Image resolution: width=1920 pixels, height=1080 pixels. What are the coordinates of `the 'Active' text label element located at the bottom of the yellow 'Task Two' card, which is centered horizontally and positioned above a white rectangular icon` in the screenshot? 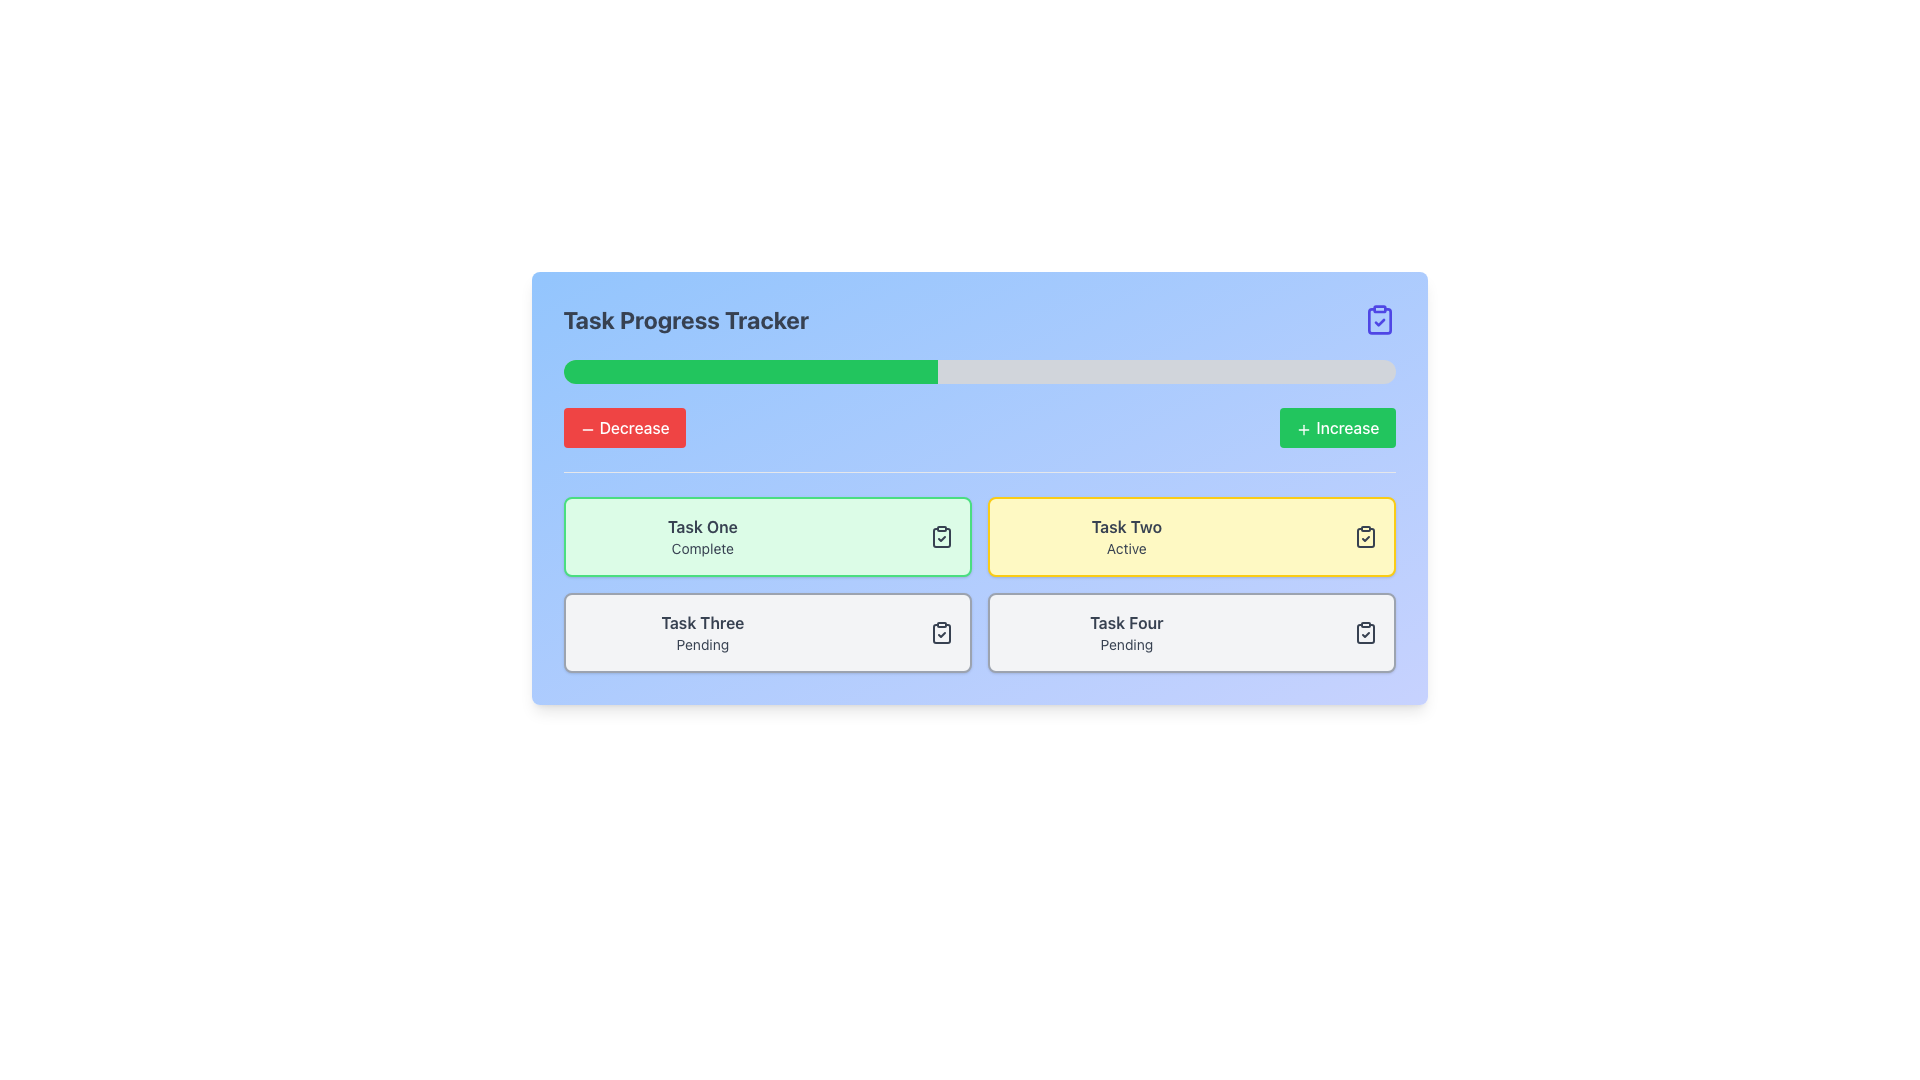 It's located at (1126, 548).